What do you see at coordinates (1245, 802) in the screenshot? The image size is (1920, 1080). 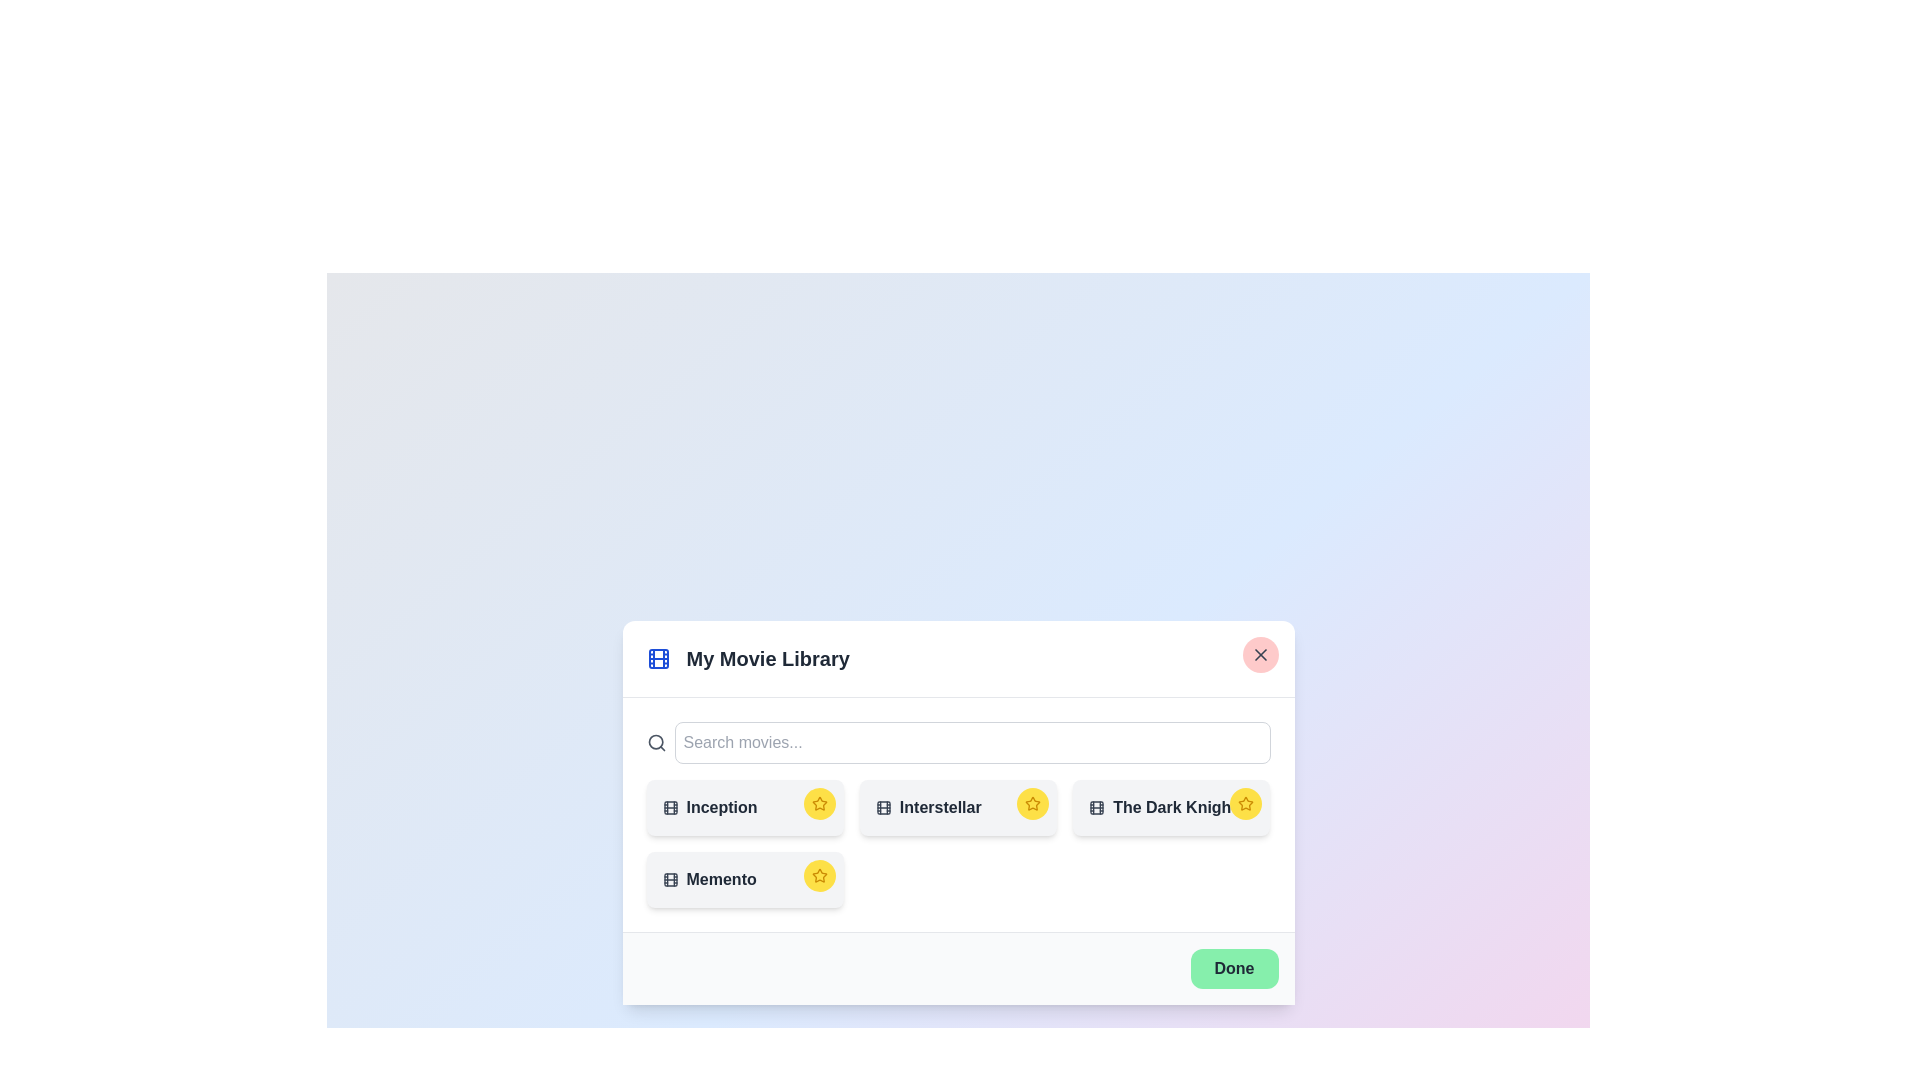 I see `the button located at the upper right corner of 'The Dark Knight' movie card to mark it as a favorite` at bounding box center [1245, 802].